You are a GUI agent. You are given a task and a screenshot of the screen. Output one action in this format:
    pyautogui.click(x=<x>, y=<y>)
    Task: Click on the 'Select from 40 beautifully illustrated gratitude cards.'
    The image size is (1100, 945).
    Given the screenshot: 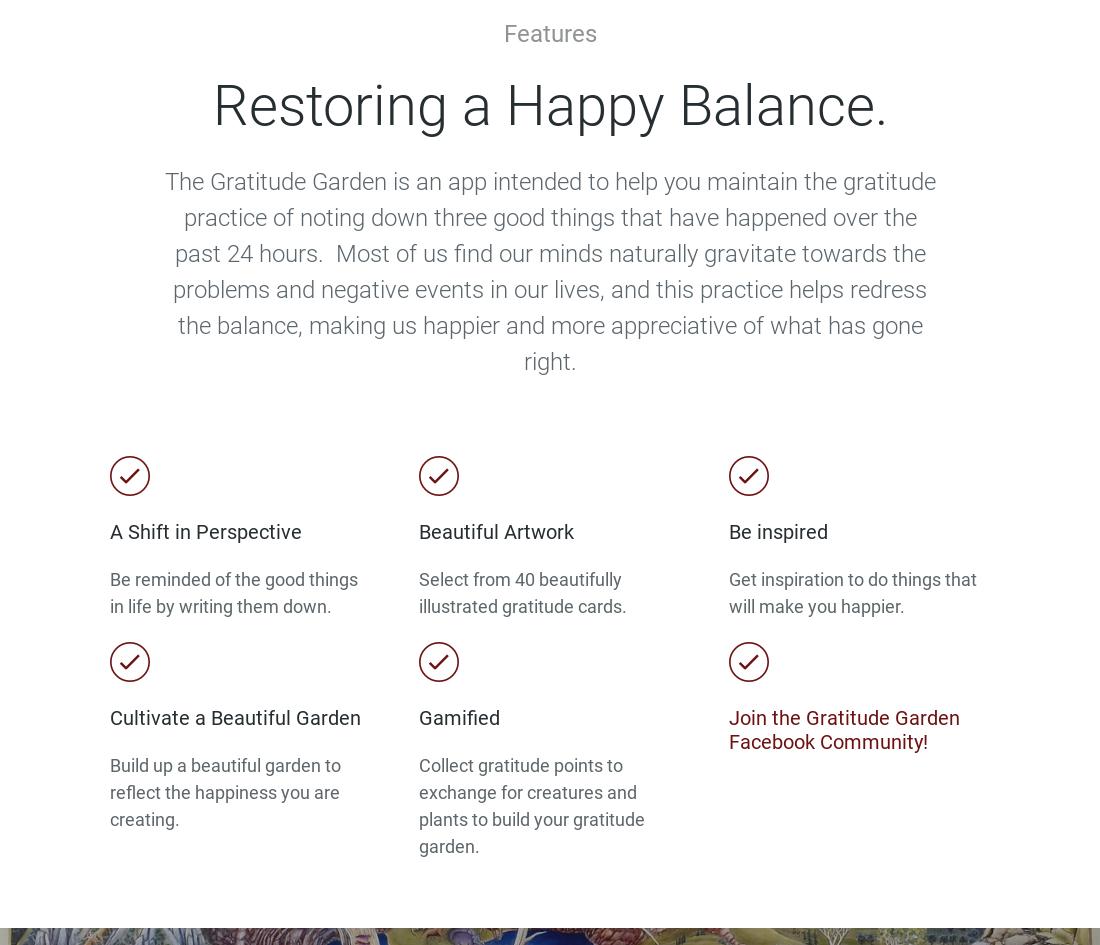 What is the action you would take?
    pyautogui.click(x=523, y=592)
    